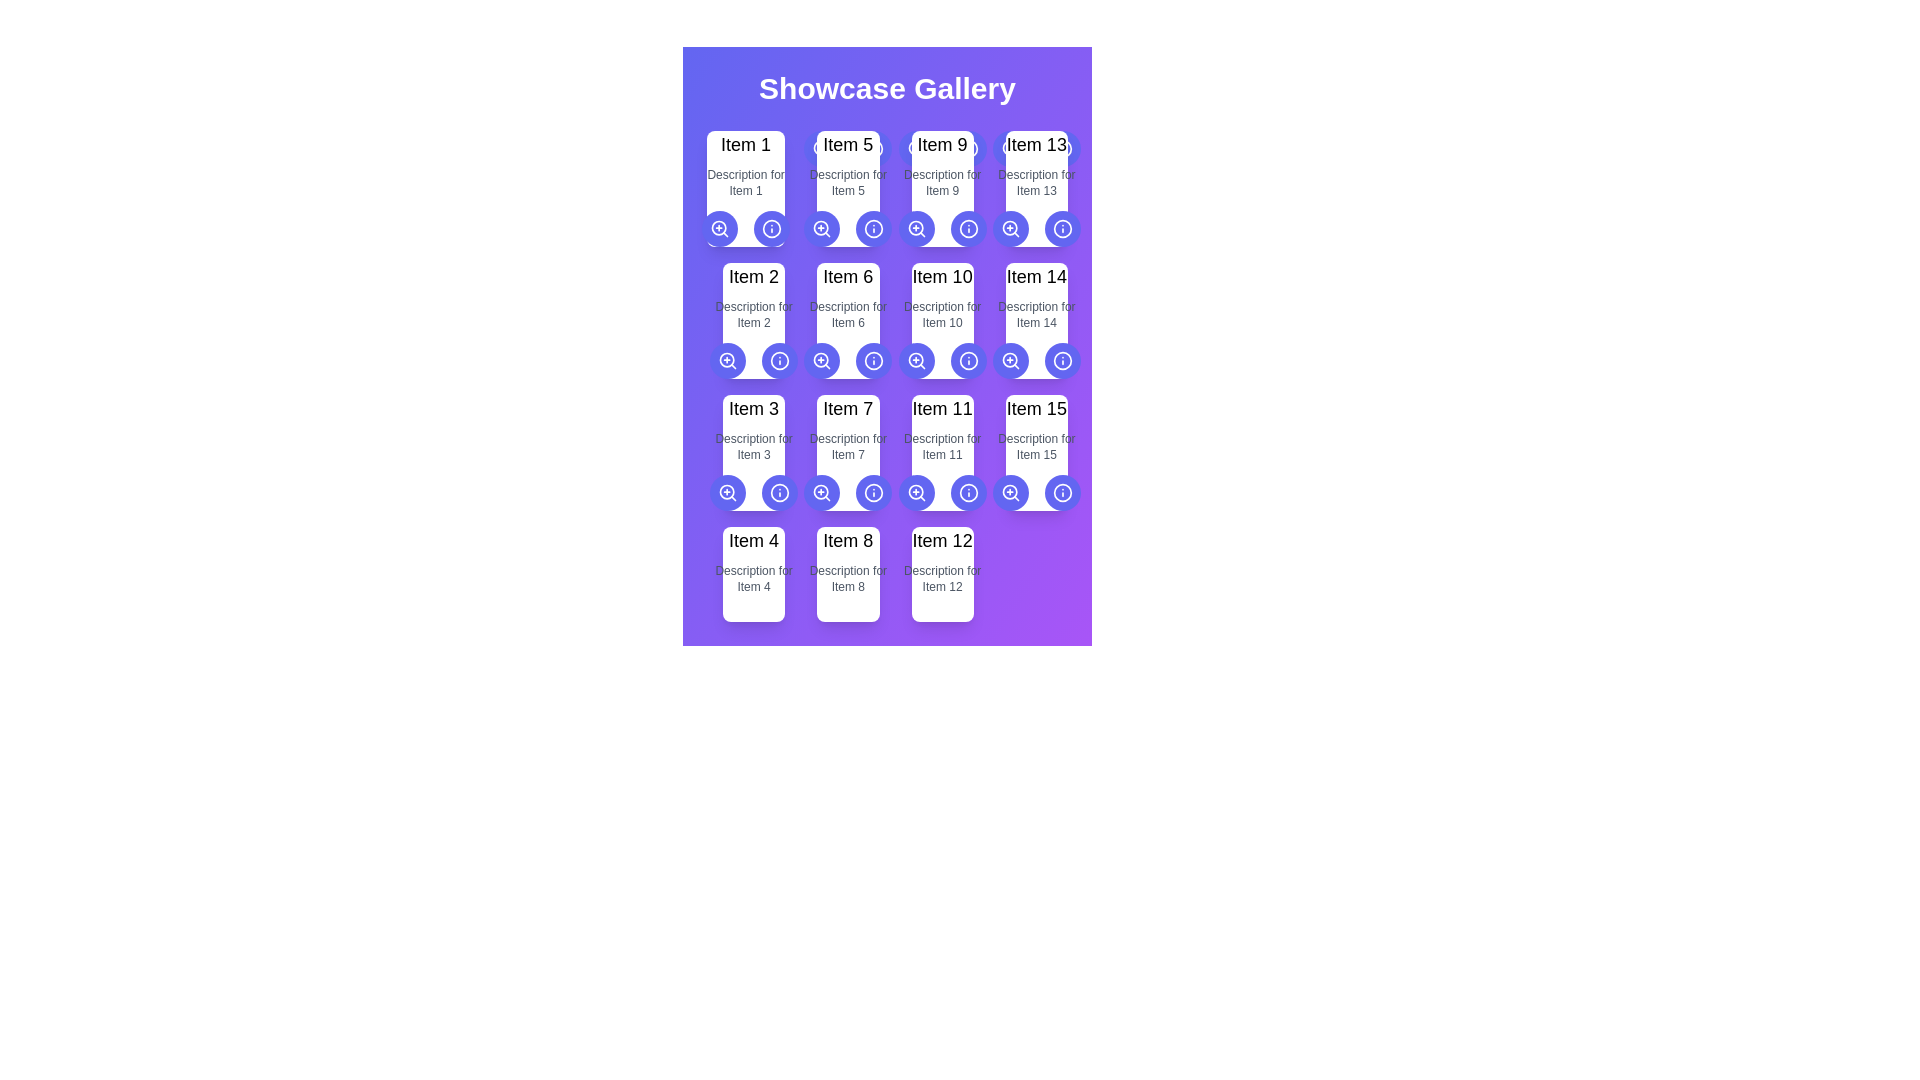  I want to click on the Informational card displaying 'Item 10' with a description 'Description for Item 10', located at row 2, column 3 of the grid, so click(941, 319).